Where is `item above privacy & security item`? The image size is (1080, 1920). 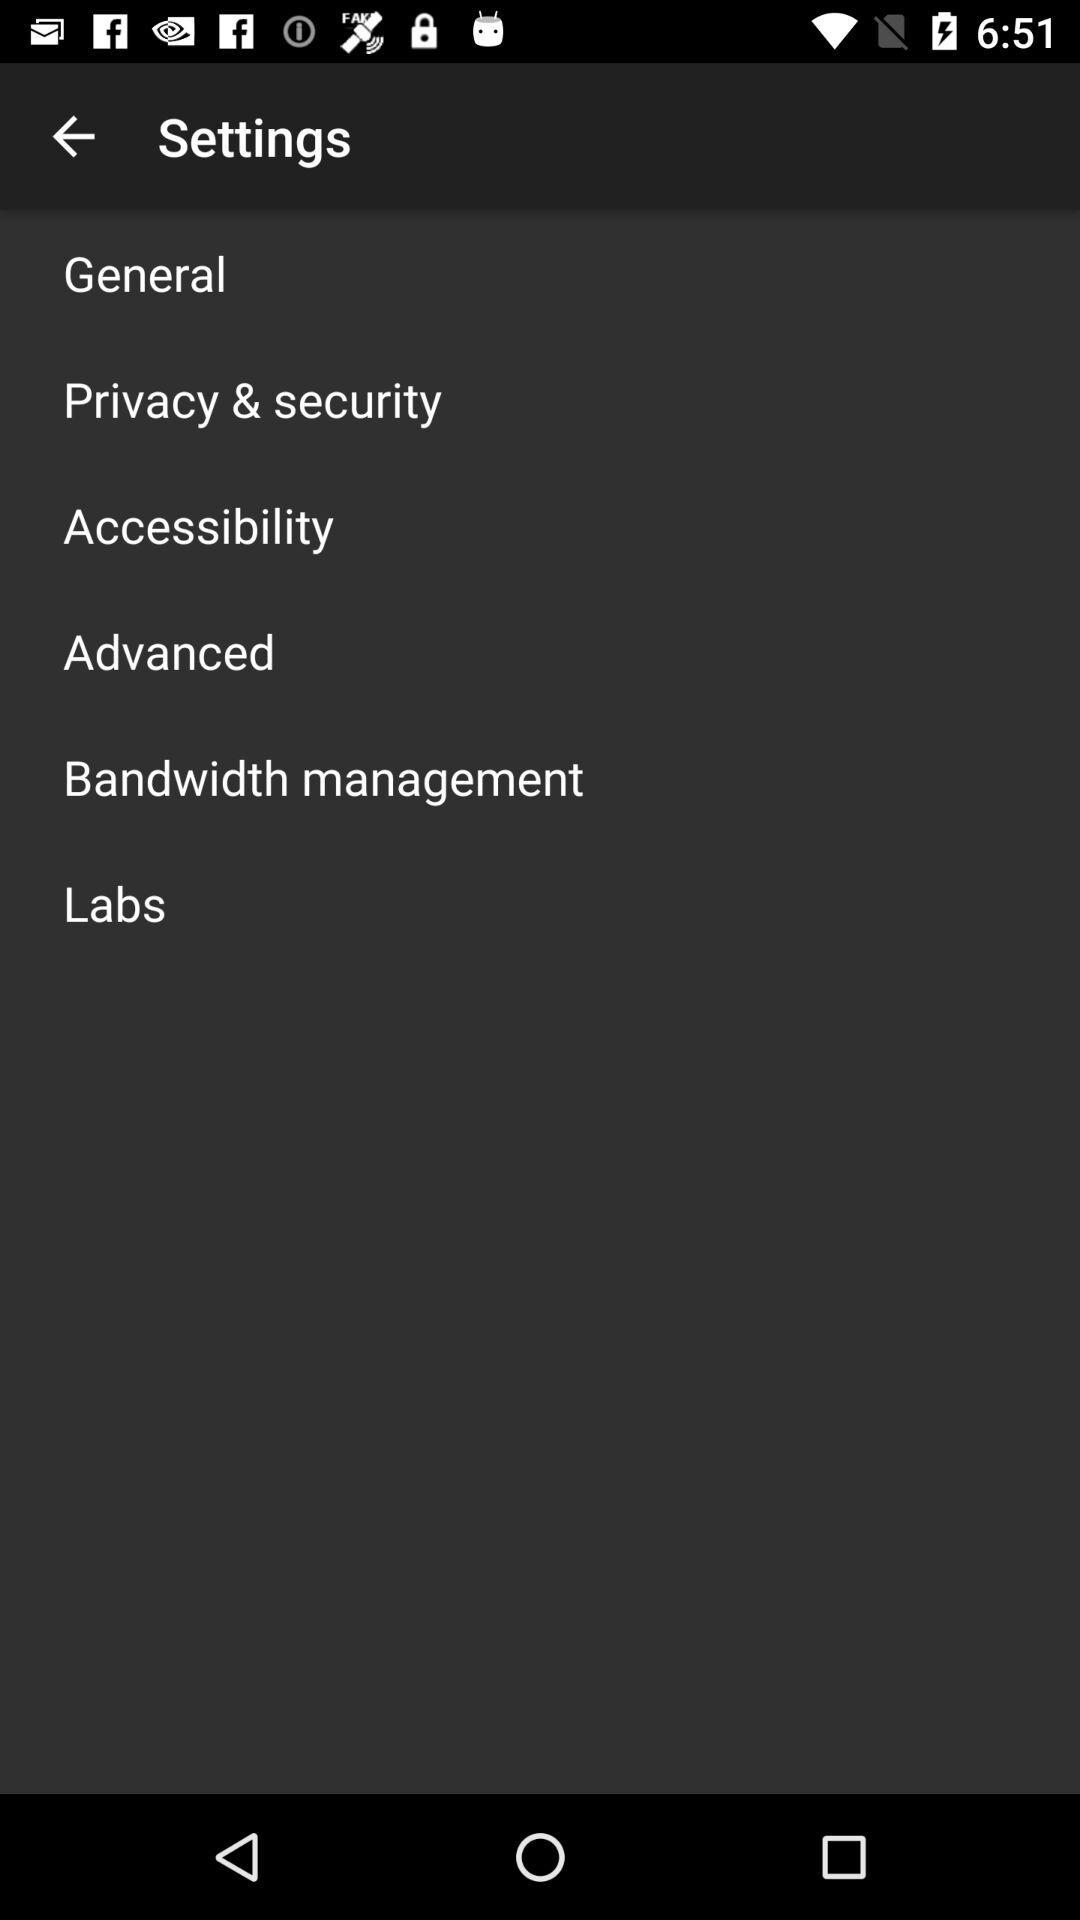
item above privacy & security item is located at coordinates (144, 272).